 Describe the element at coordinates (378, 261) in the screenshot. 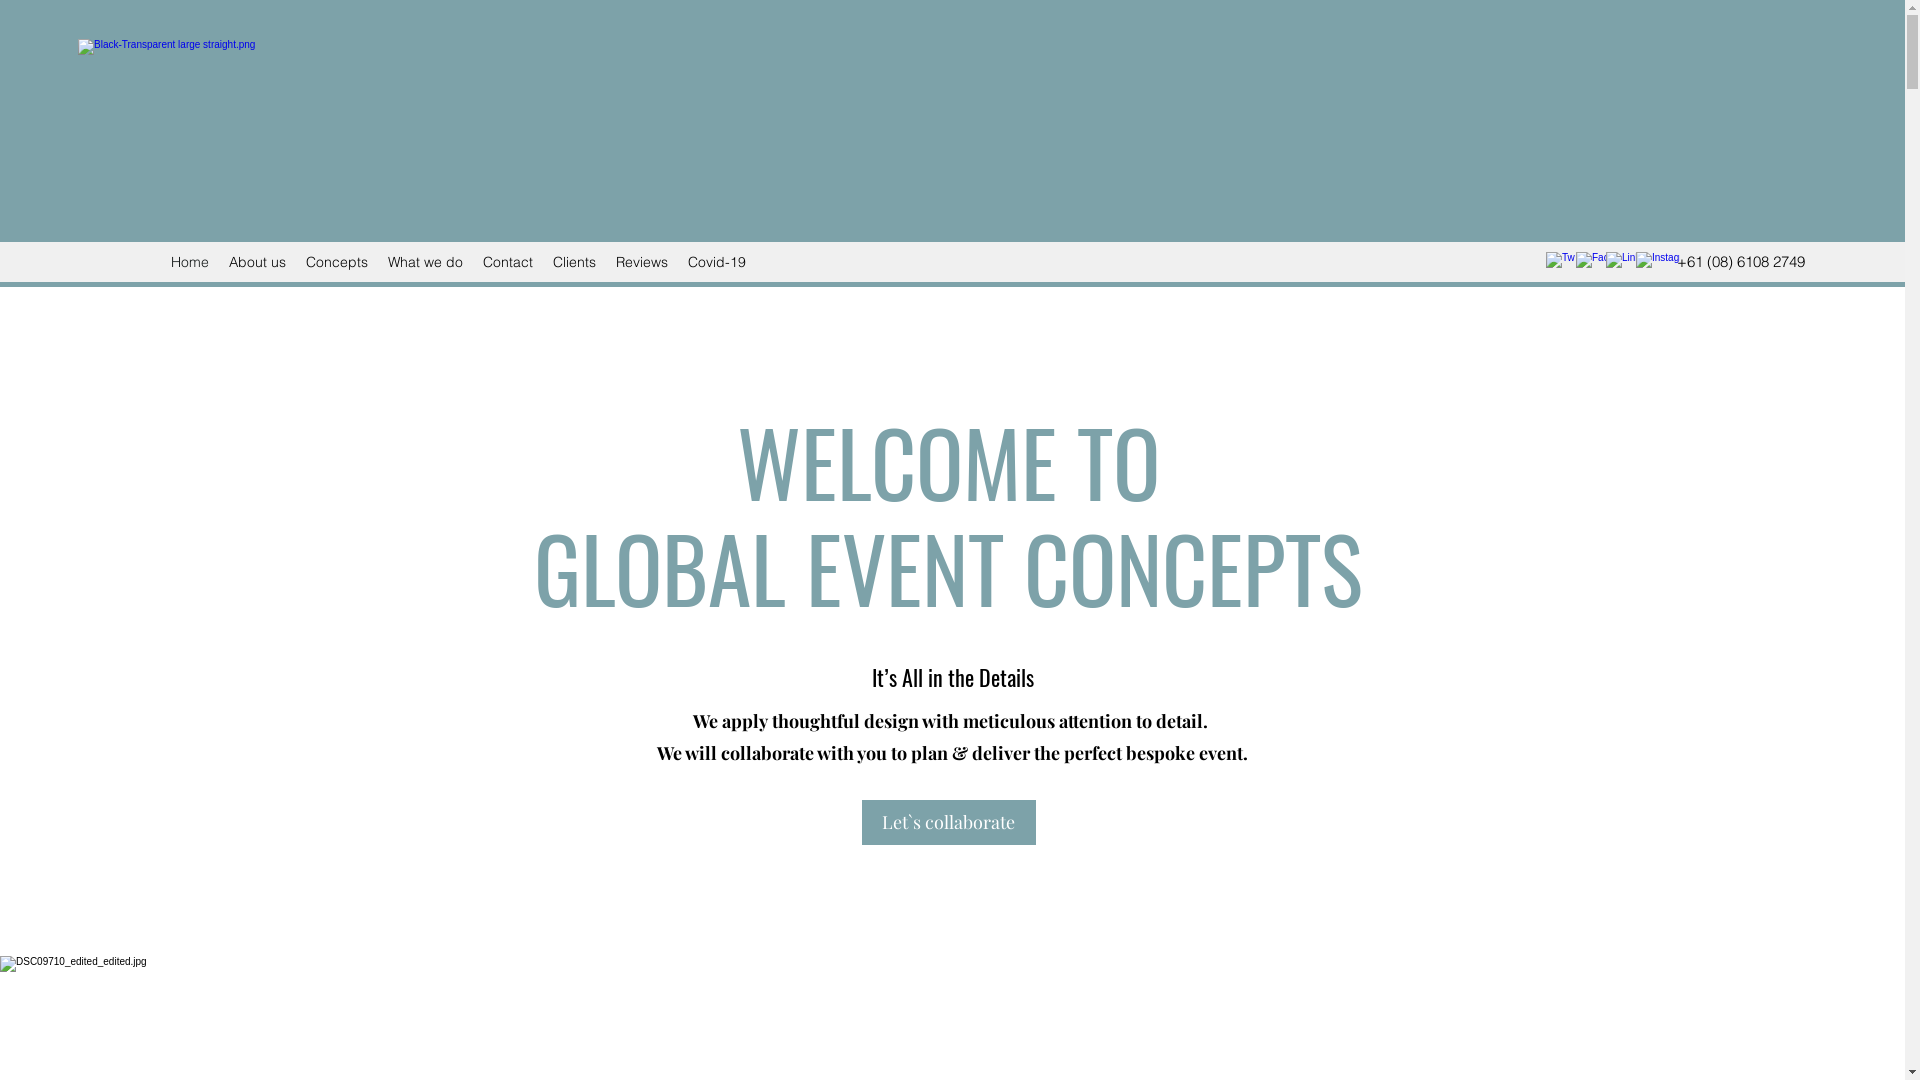

I see `'What we do'` at that location.